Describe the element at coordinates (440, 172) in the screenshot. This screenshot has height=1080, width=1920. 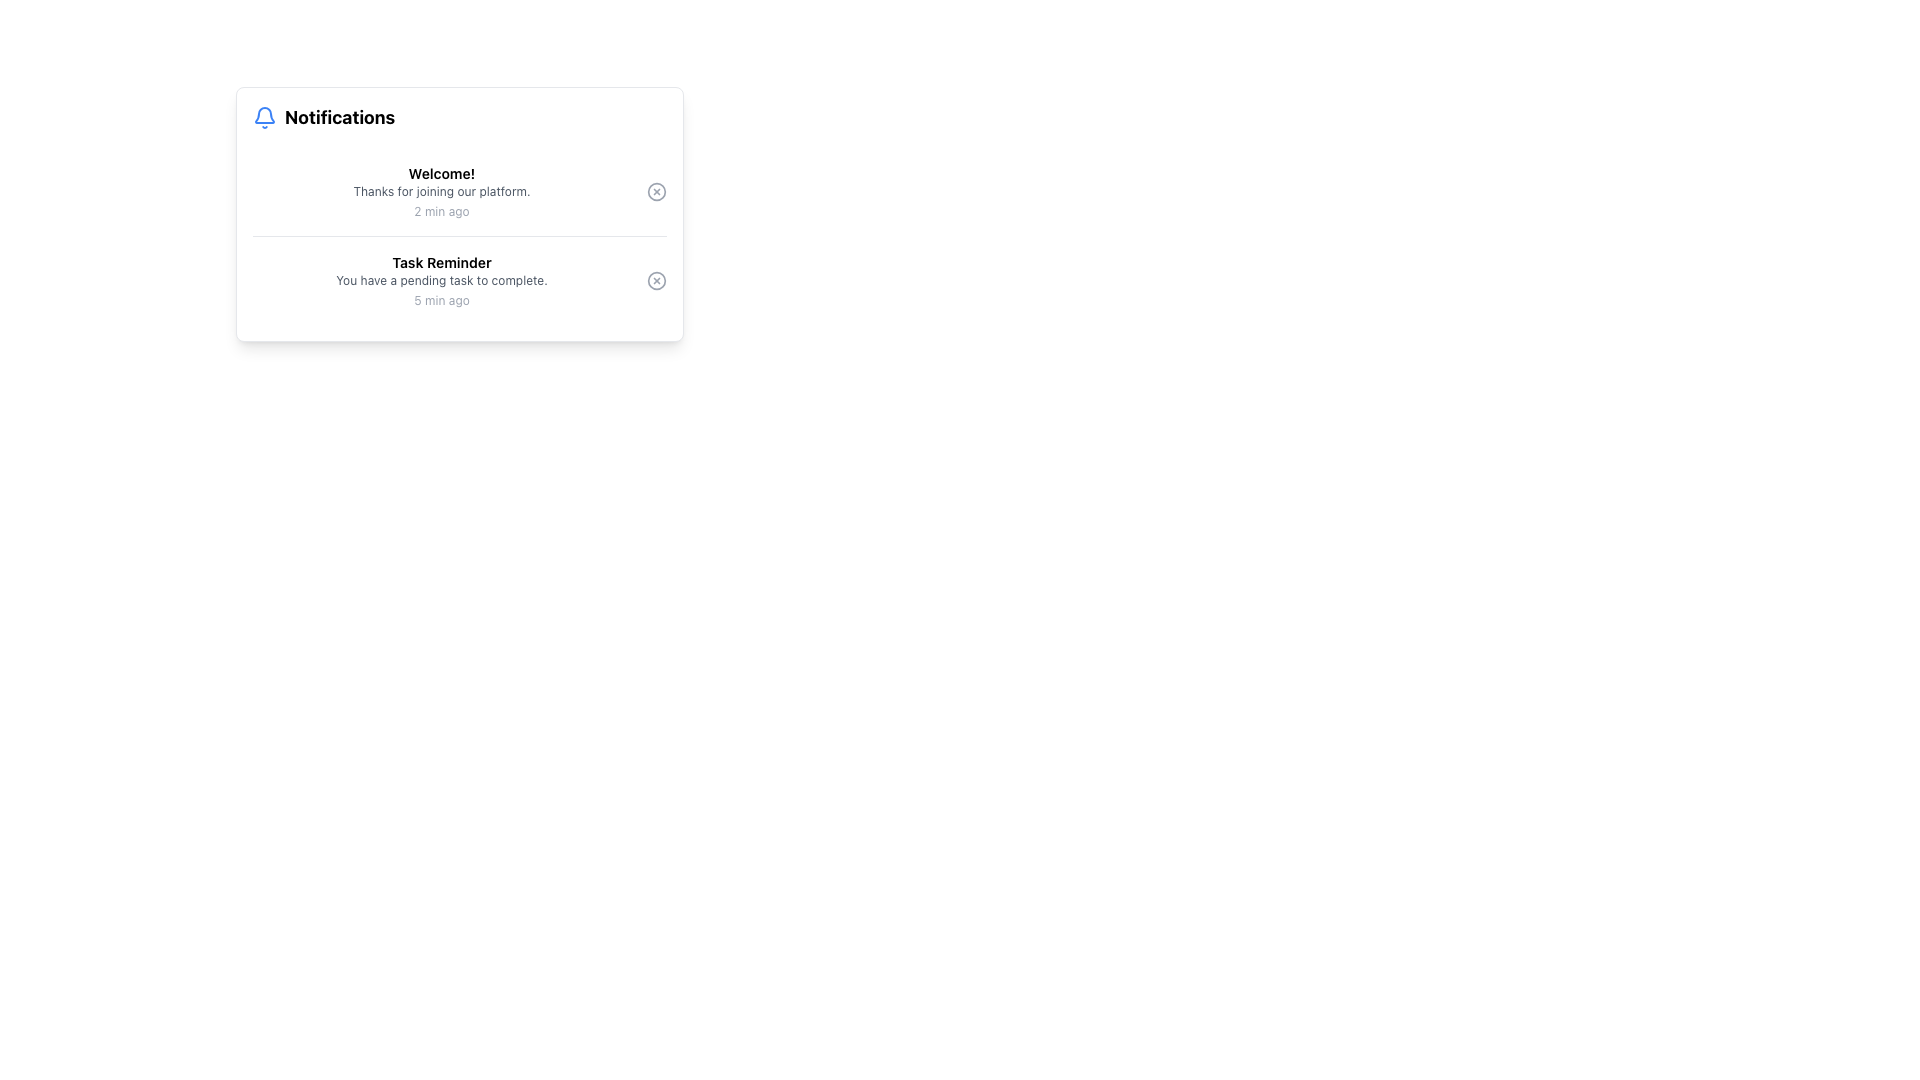
I see `the bold text label that reads 'Welcome!' at the top of the notification card` at that location.